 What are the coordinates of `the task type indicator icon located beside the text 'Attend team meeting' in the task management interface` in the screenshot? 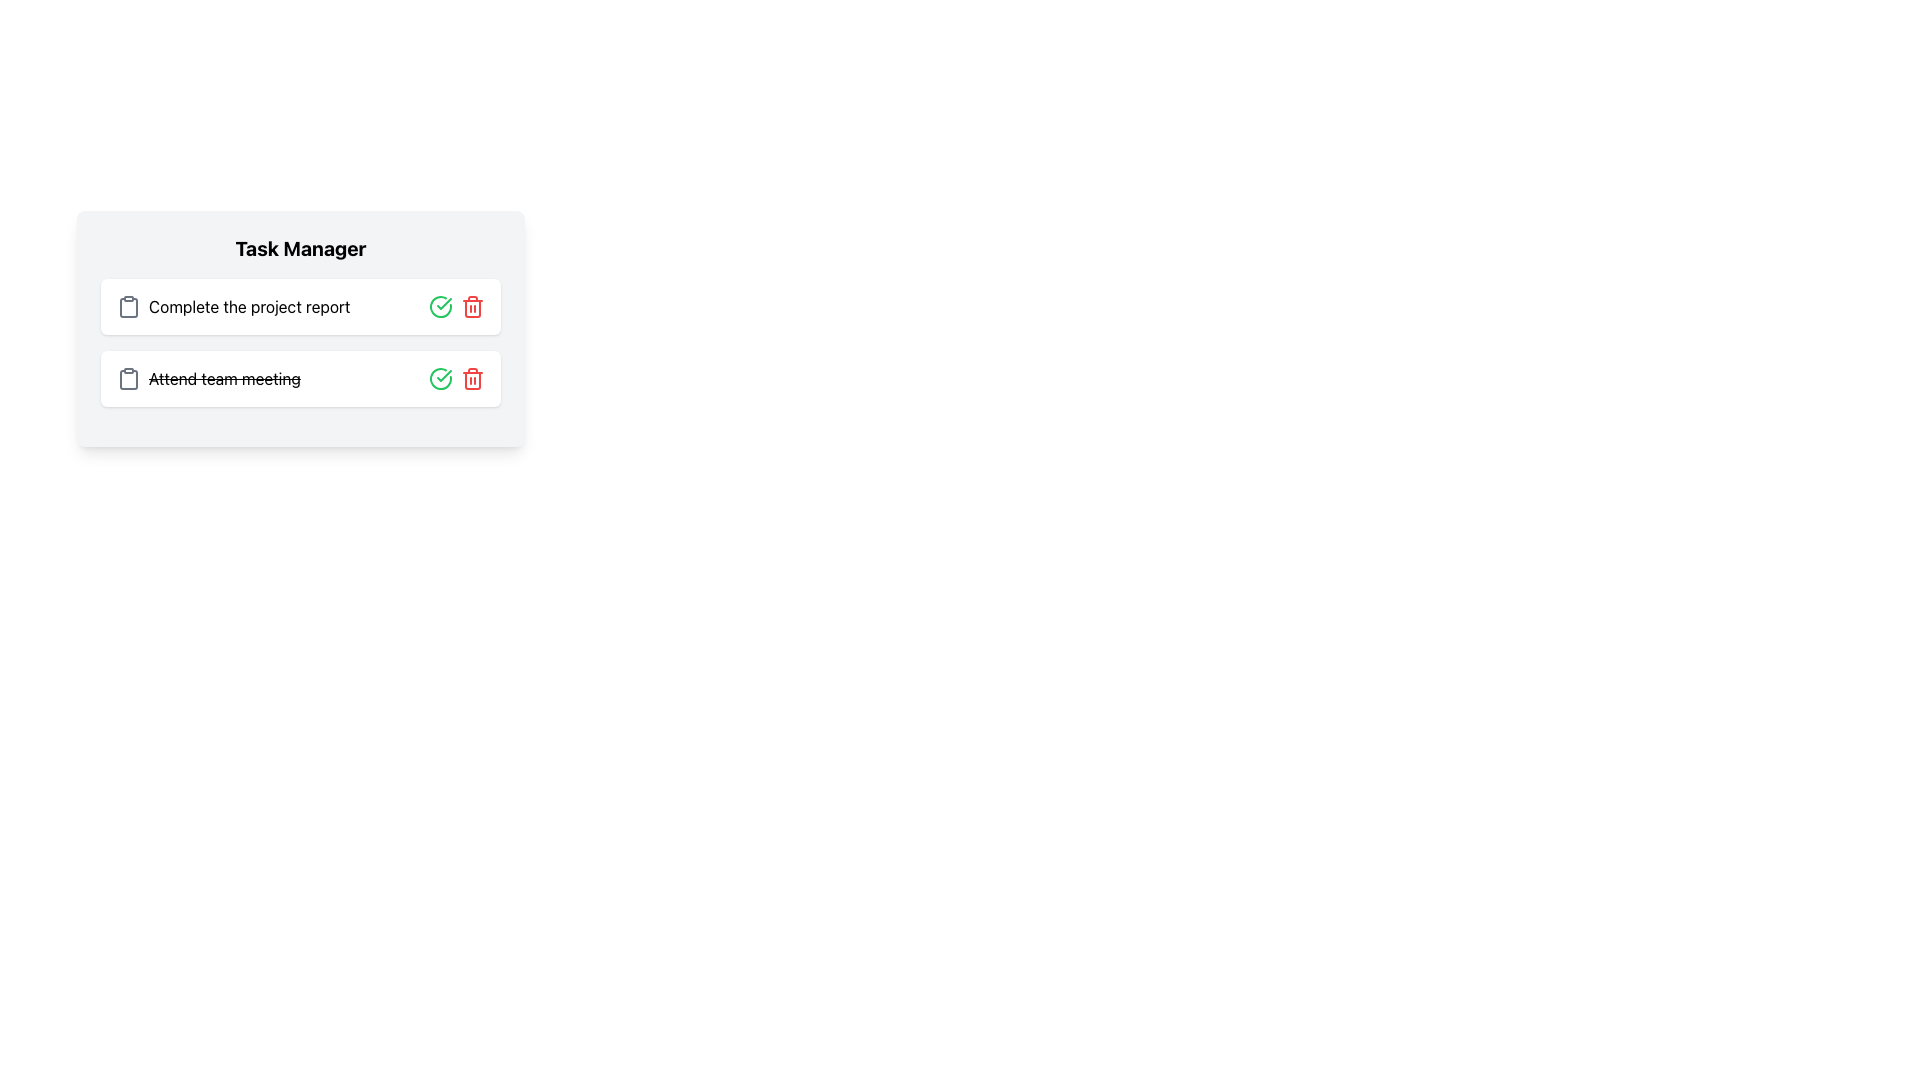 It's located at (128, 380).